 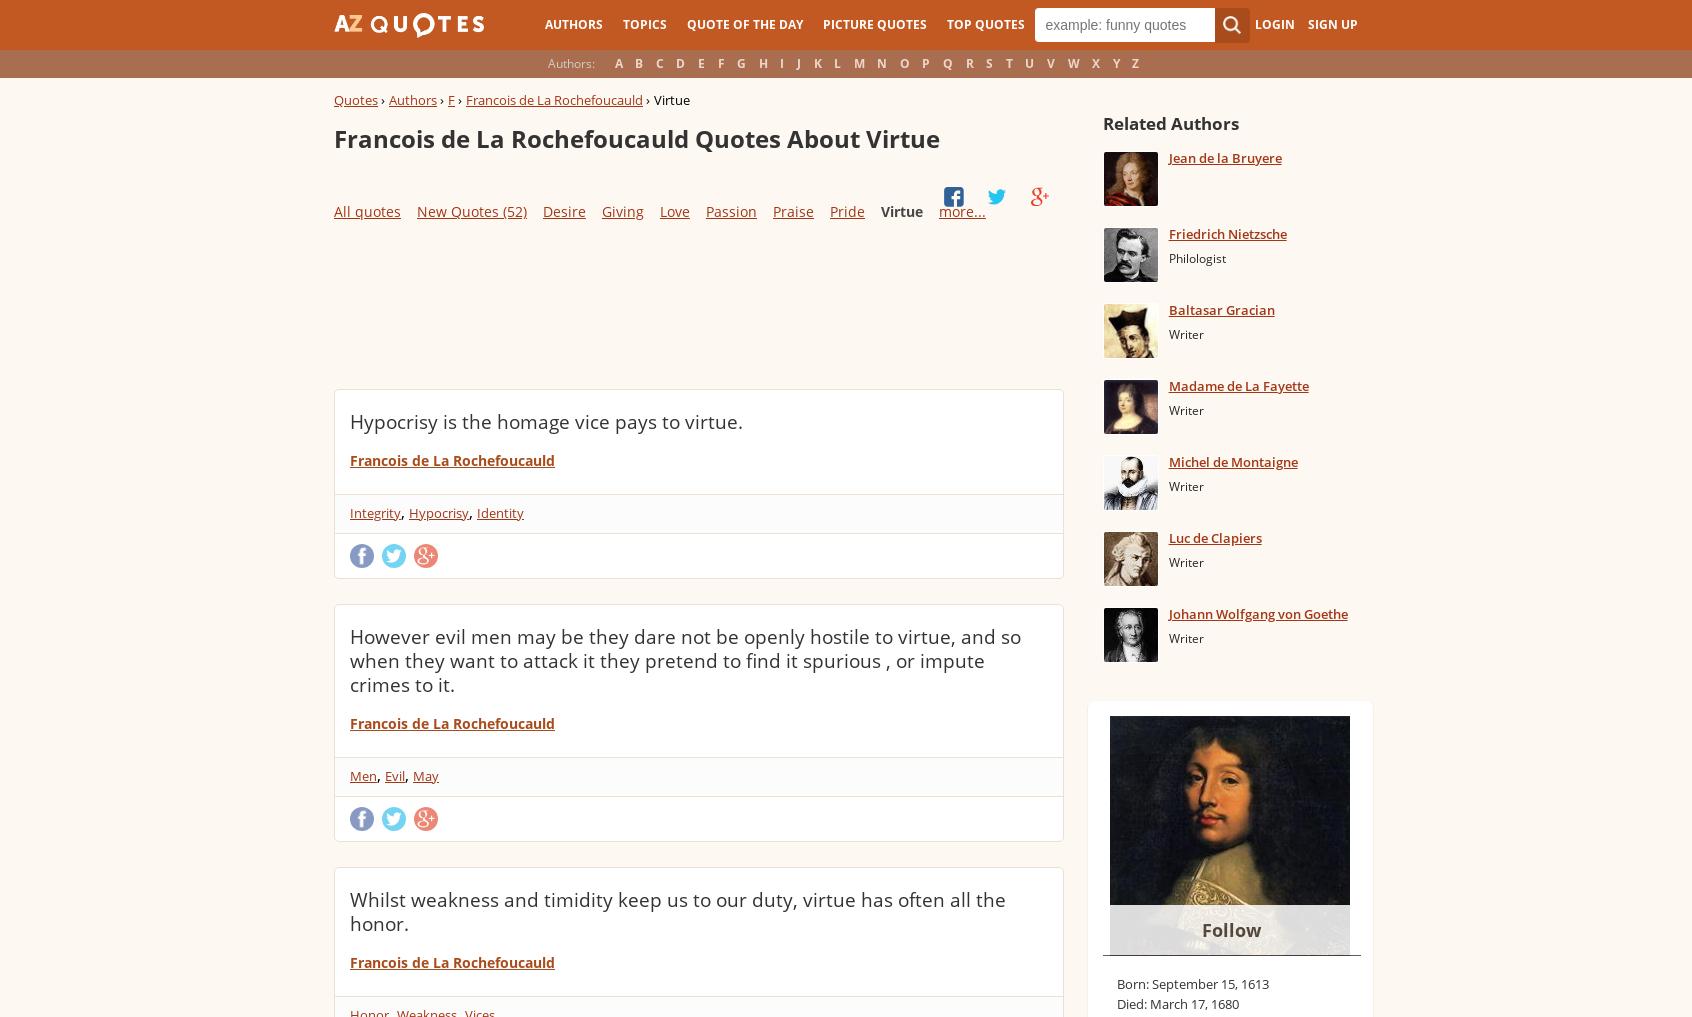 I want to click on 'Sign Up', so click(x=1331, y=23).